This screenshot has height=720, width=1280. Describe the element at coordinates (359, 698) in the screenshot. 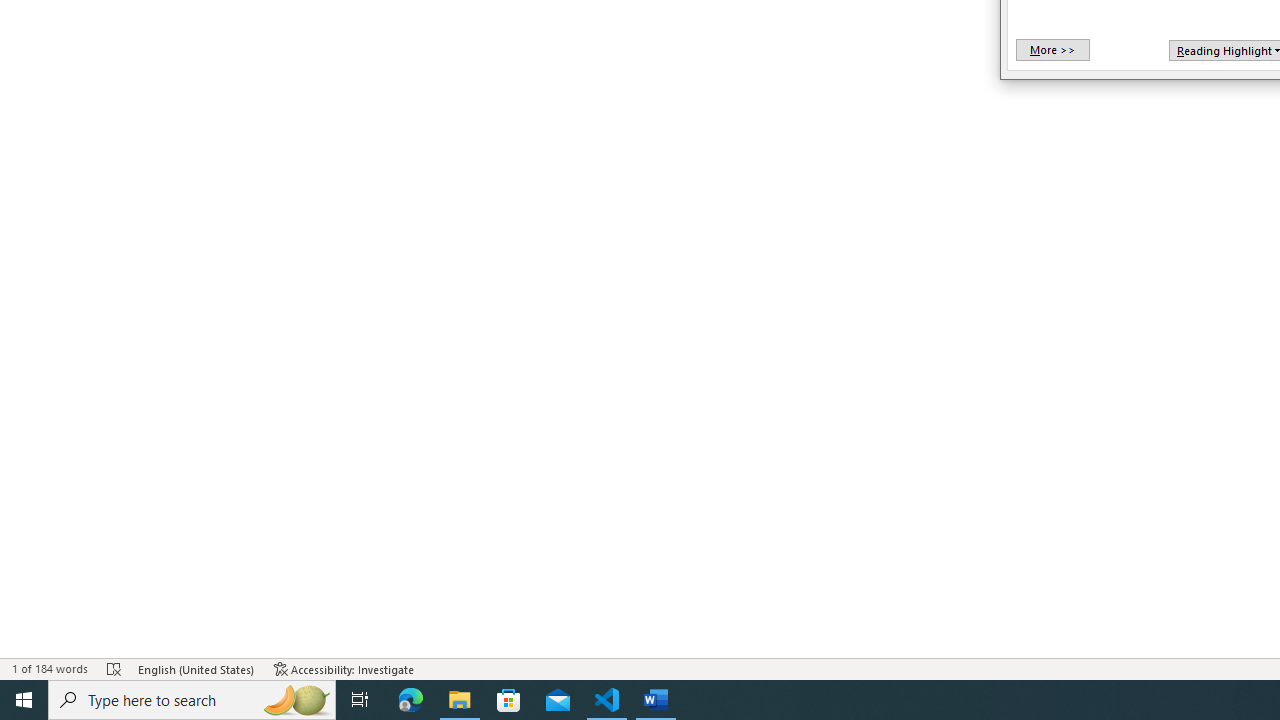

I see `'Task View'` at that location.